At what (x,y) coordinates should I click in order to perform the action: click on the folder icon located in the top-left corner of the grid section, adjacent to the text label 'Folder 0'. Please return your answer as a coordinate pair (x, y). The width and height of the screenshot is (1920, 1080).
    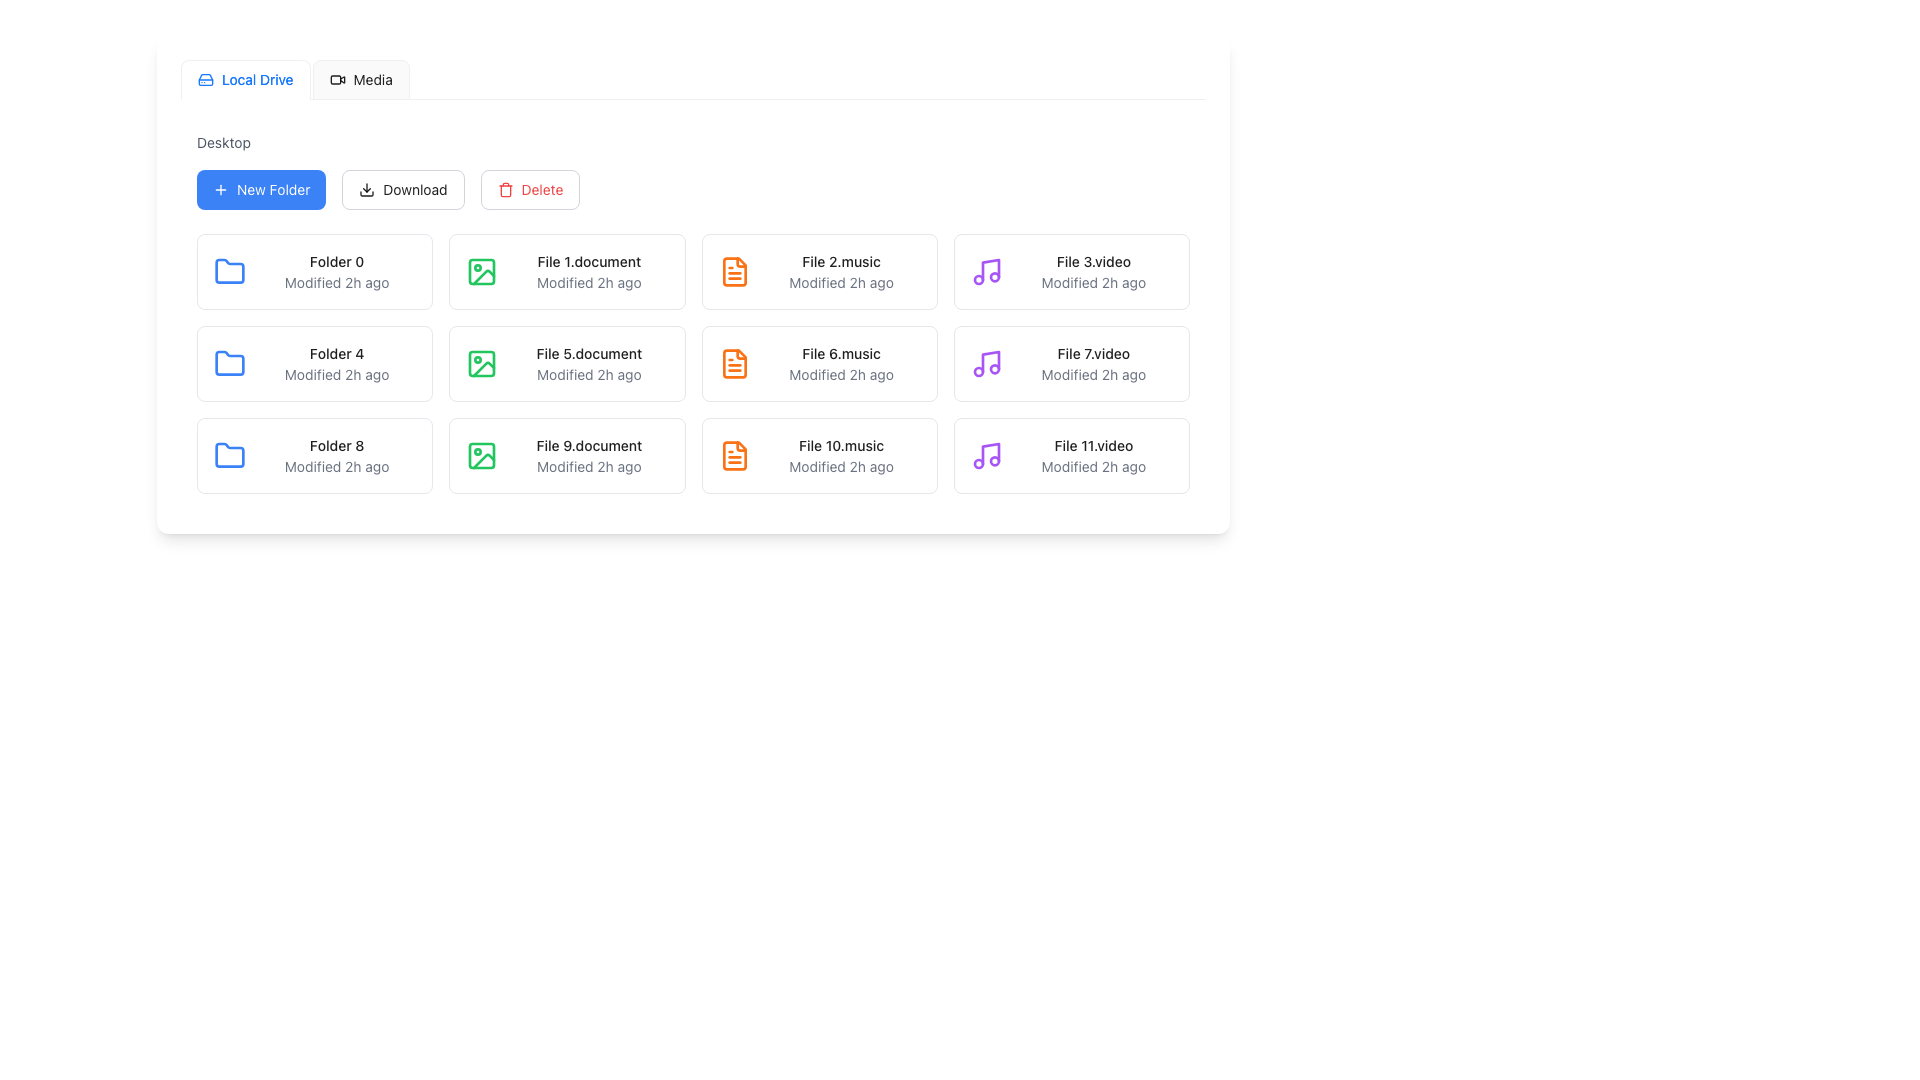
    Looking at the image, I should click on (230, 270).